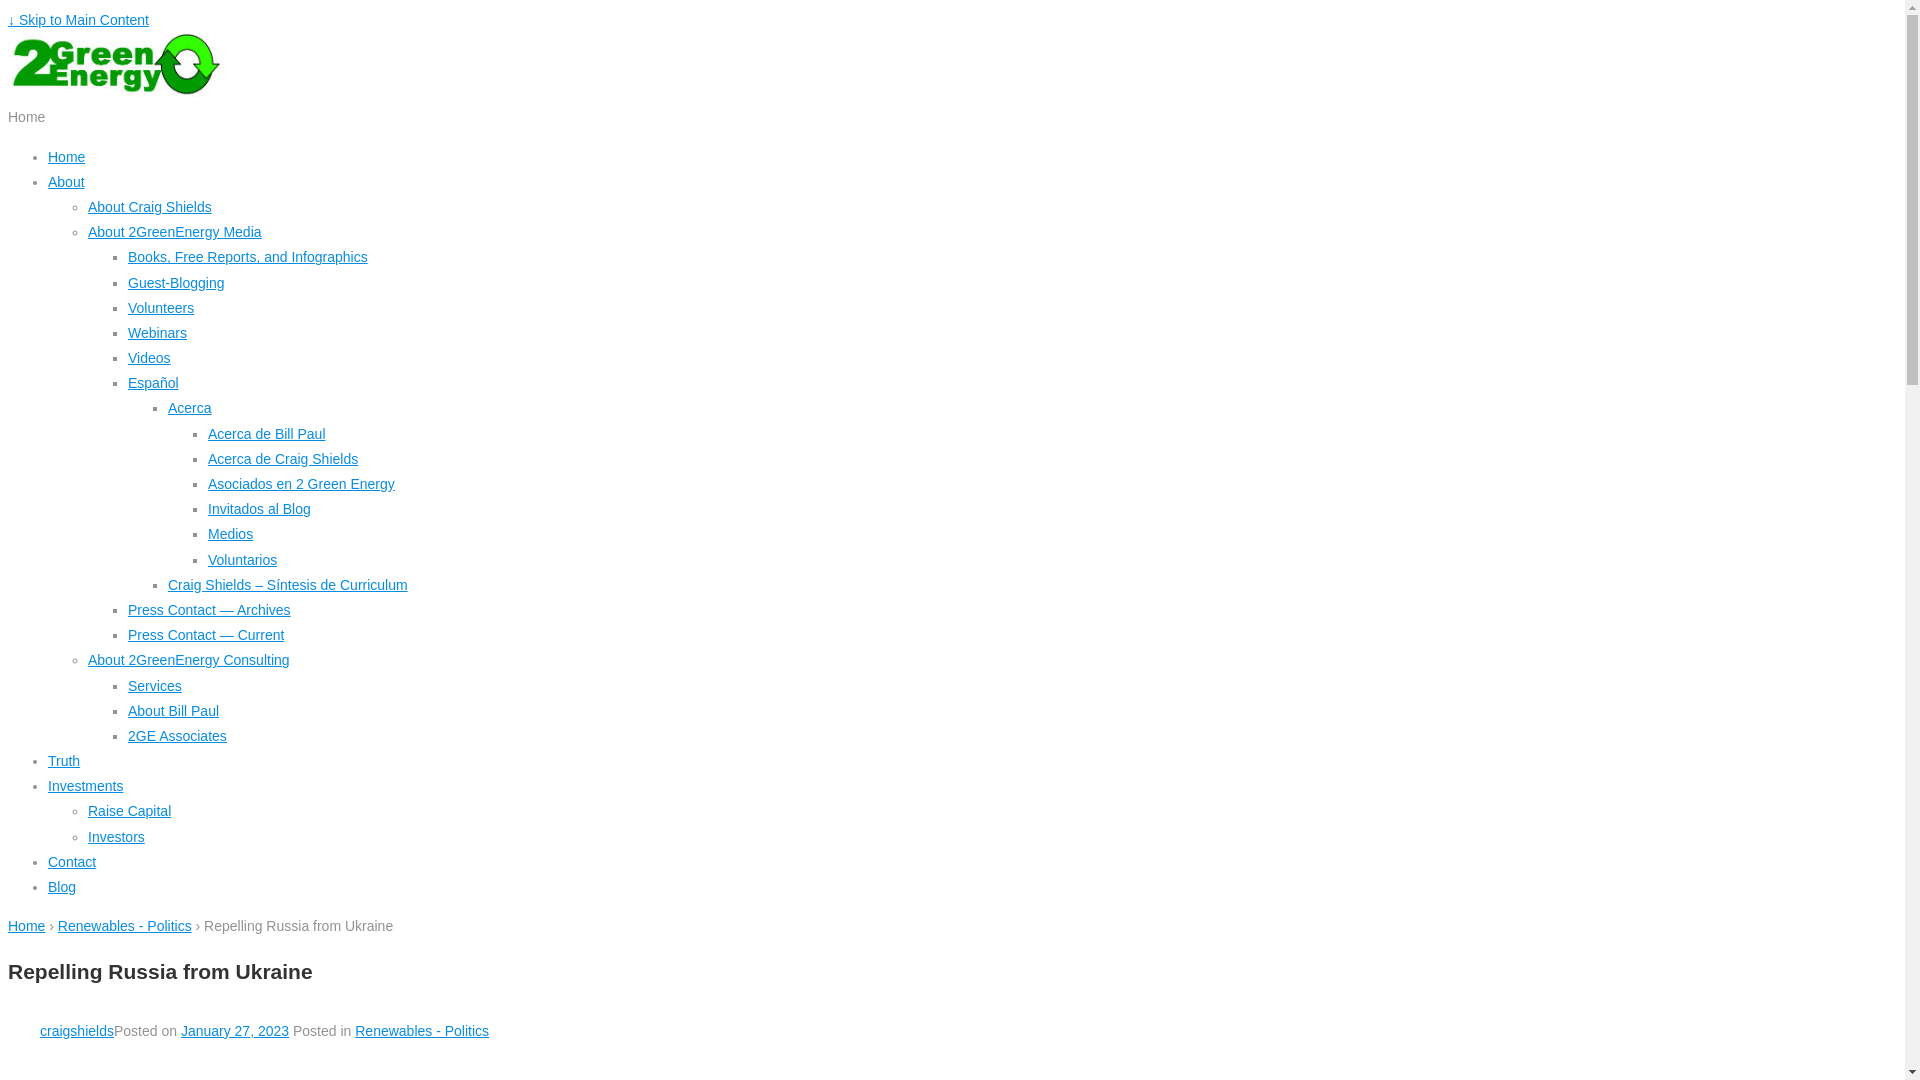 The width and height of the screenshot is (1920, 1080). Describe the element at coordinates (176, 281) in the screenshot. I see `'Guest-Blogging'` at that location.